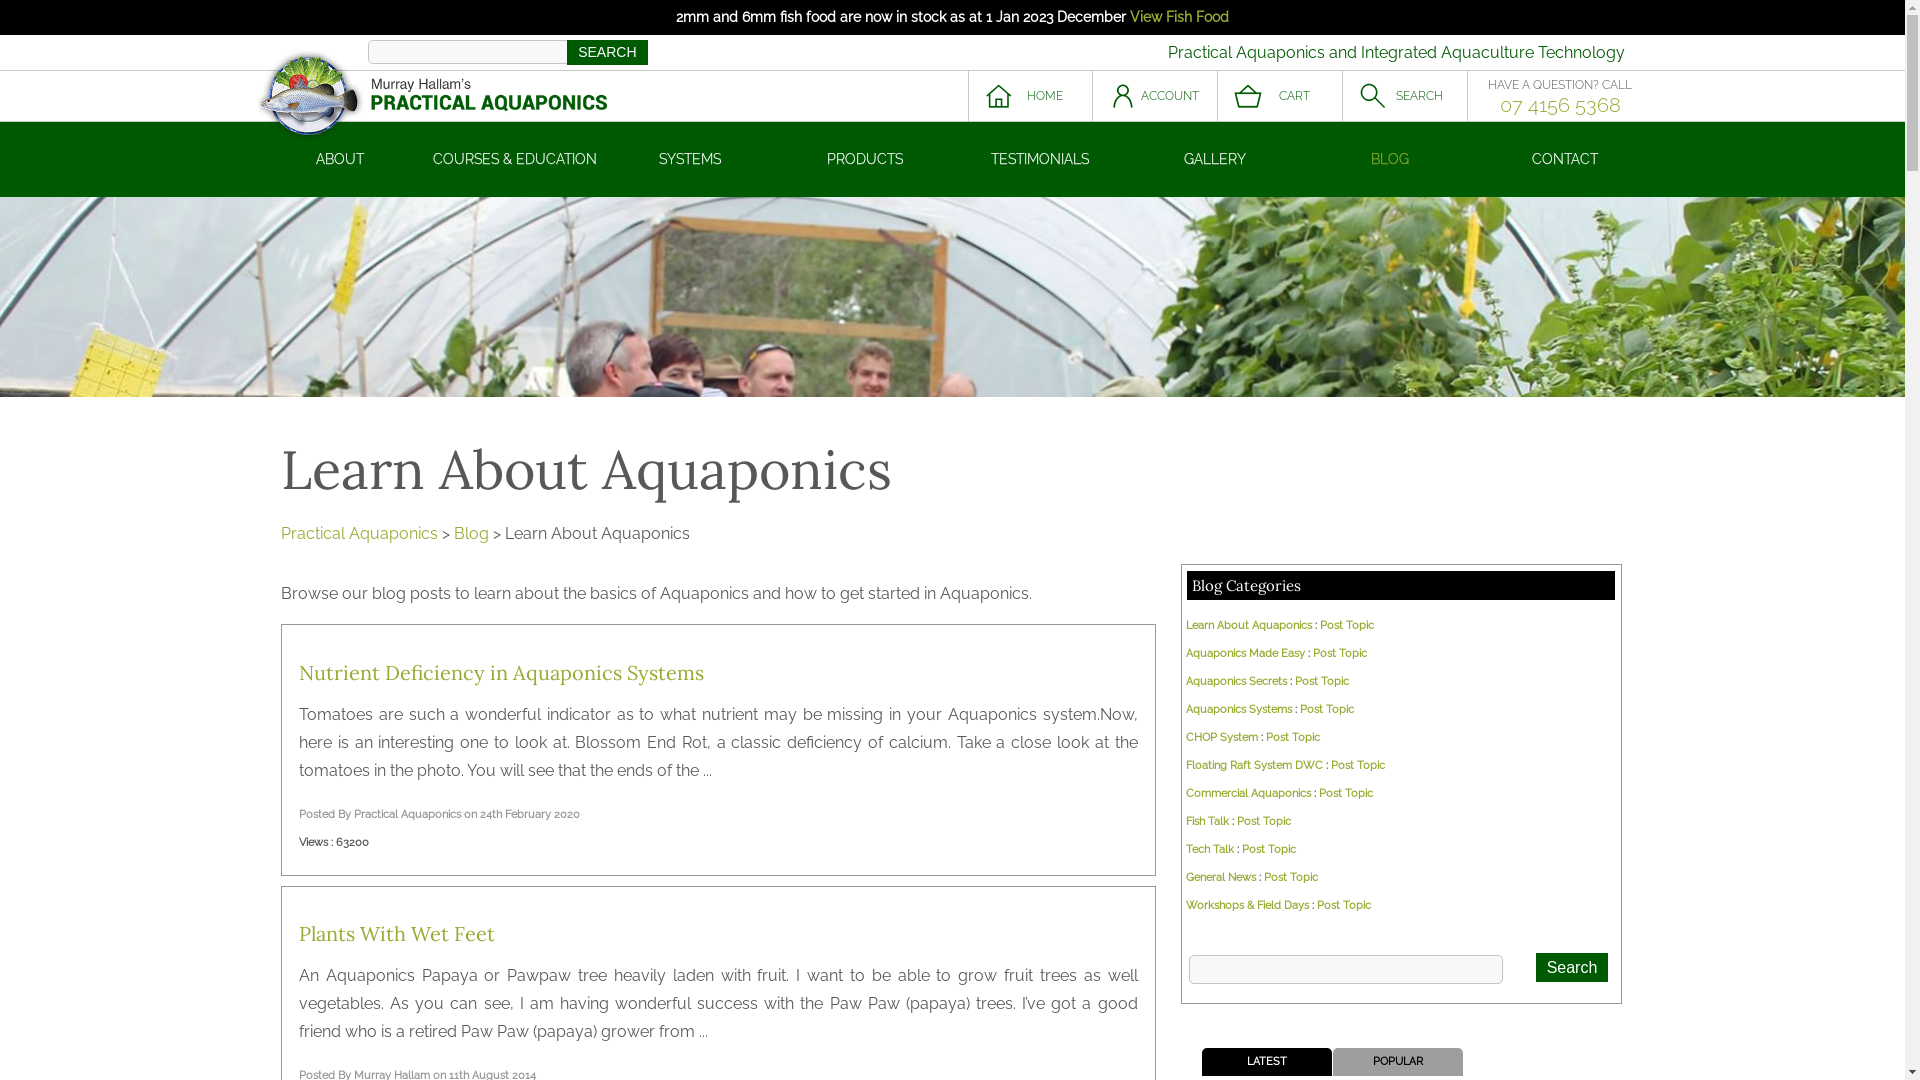 This screenshot has height=1080, width=1920. Describe the element at coordinates (1246, 905) in the screenshot. I see `'Workshops & Field Days'` at that location.